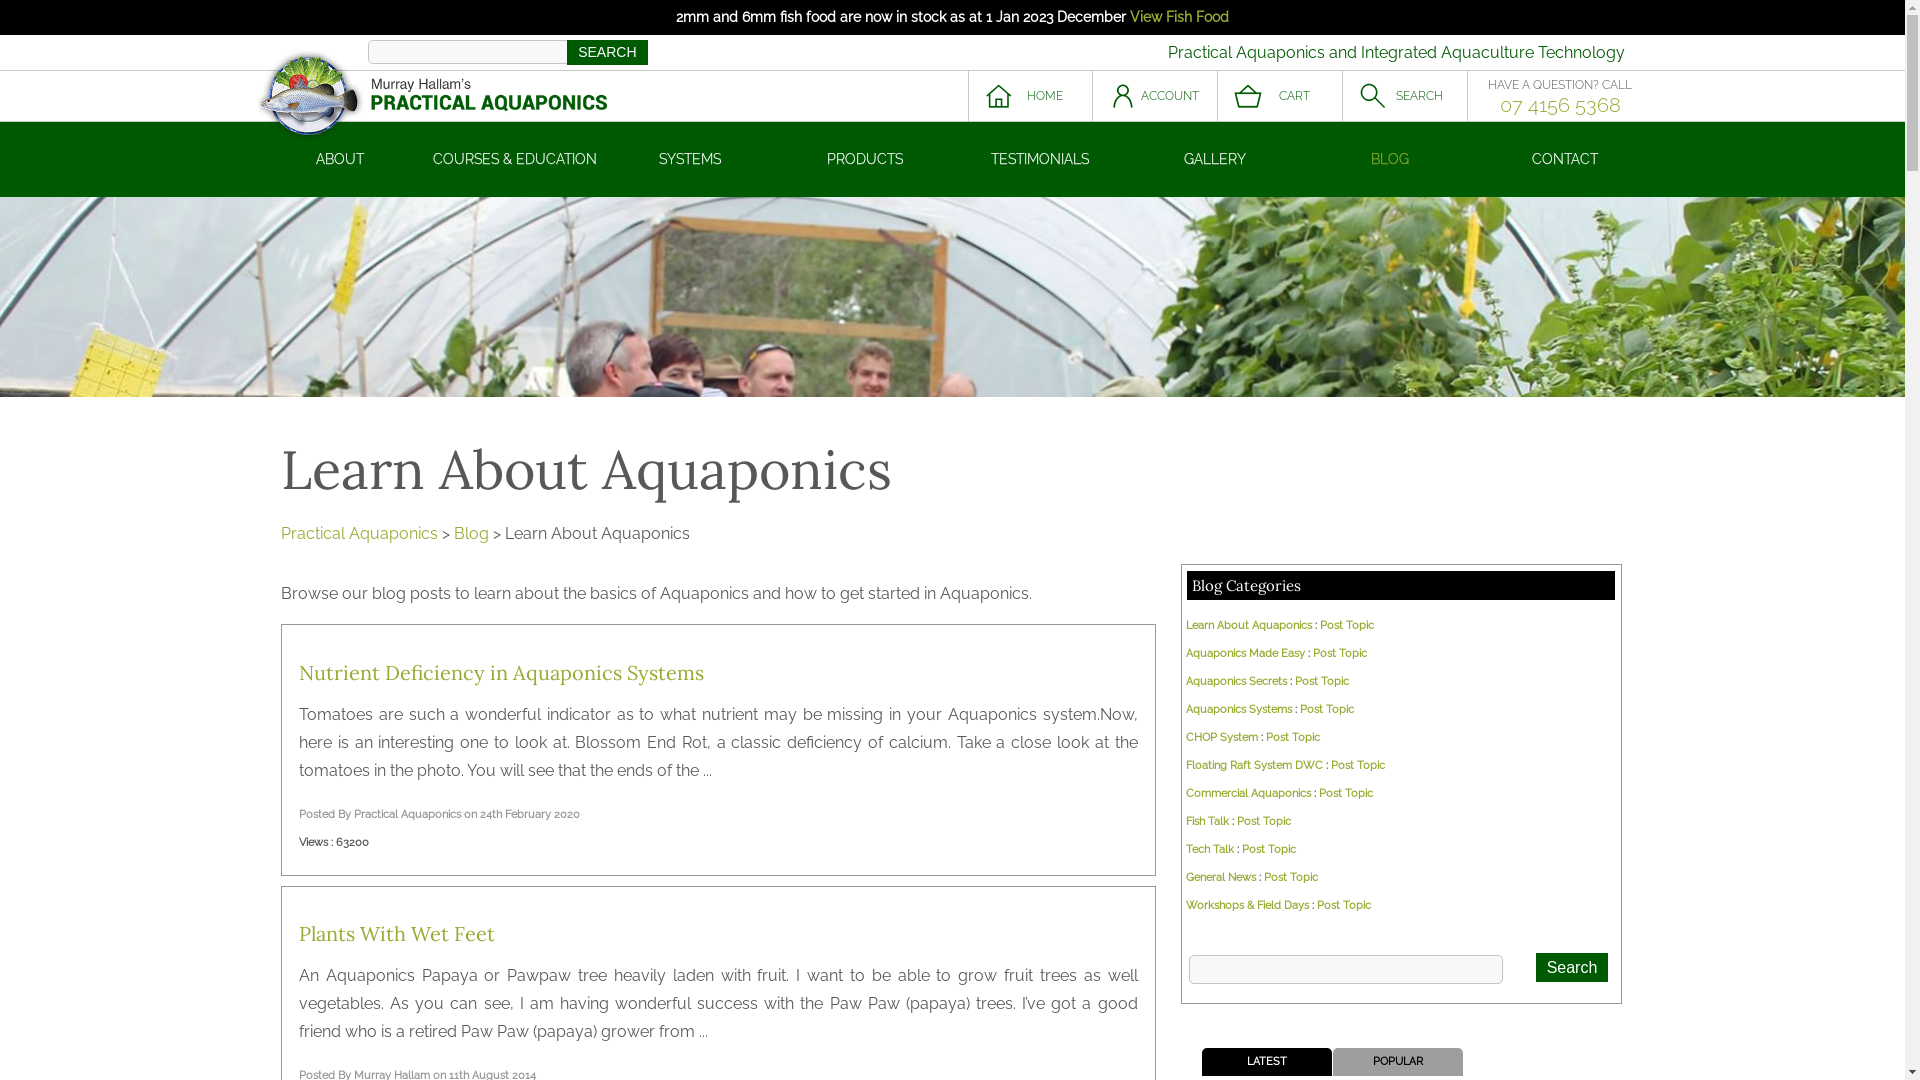 This screenshot has height=1080, width=1920. Describe the element at coordinates (1246, 905) in the screenshot. I see `'Workshops & Field Days'` at that location.